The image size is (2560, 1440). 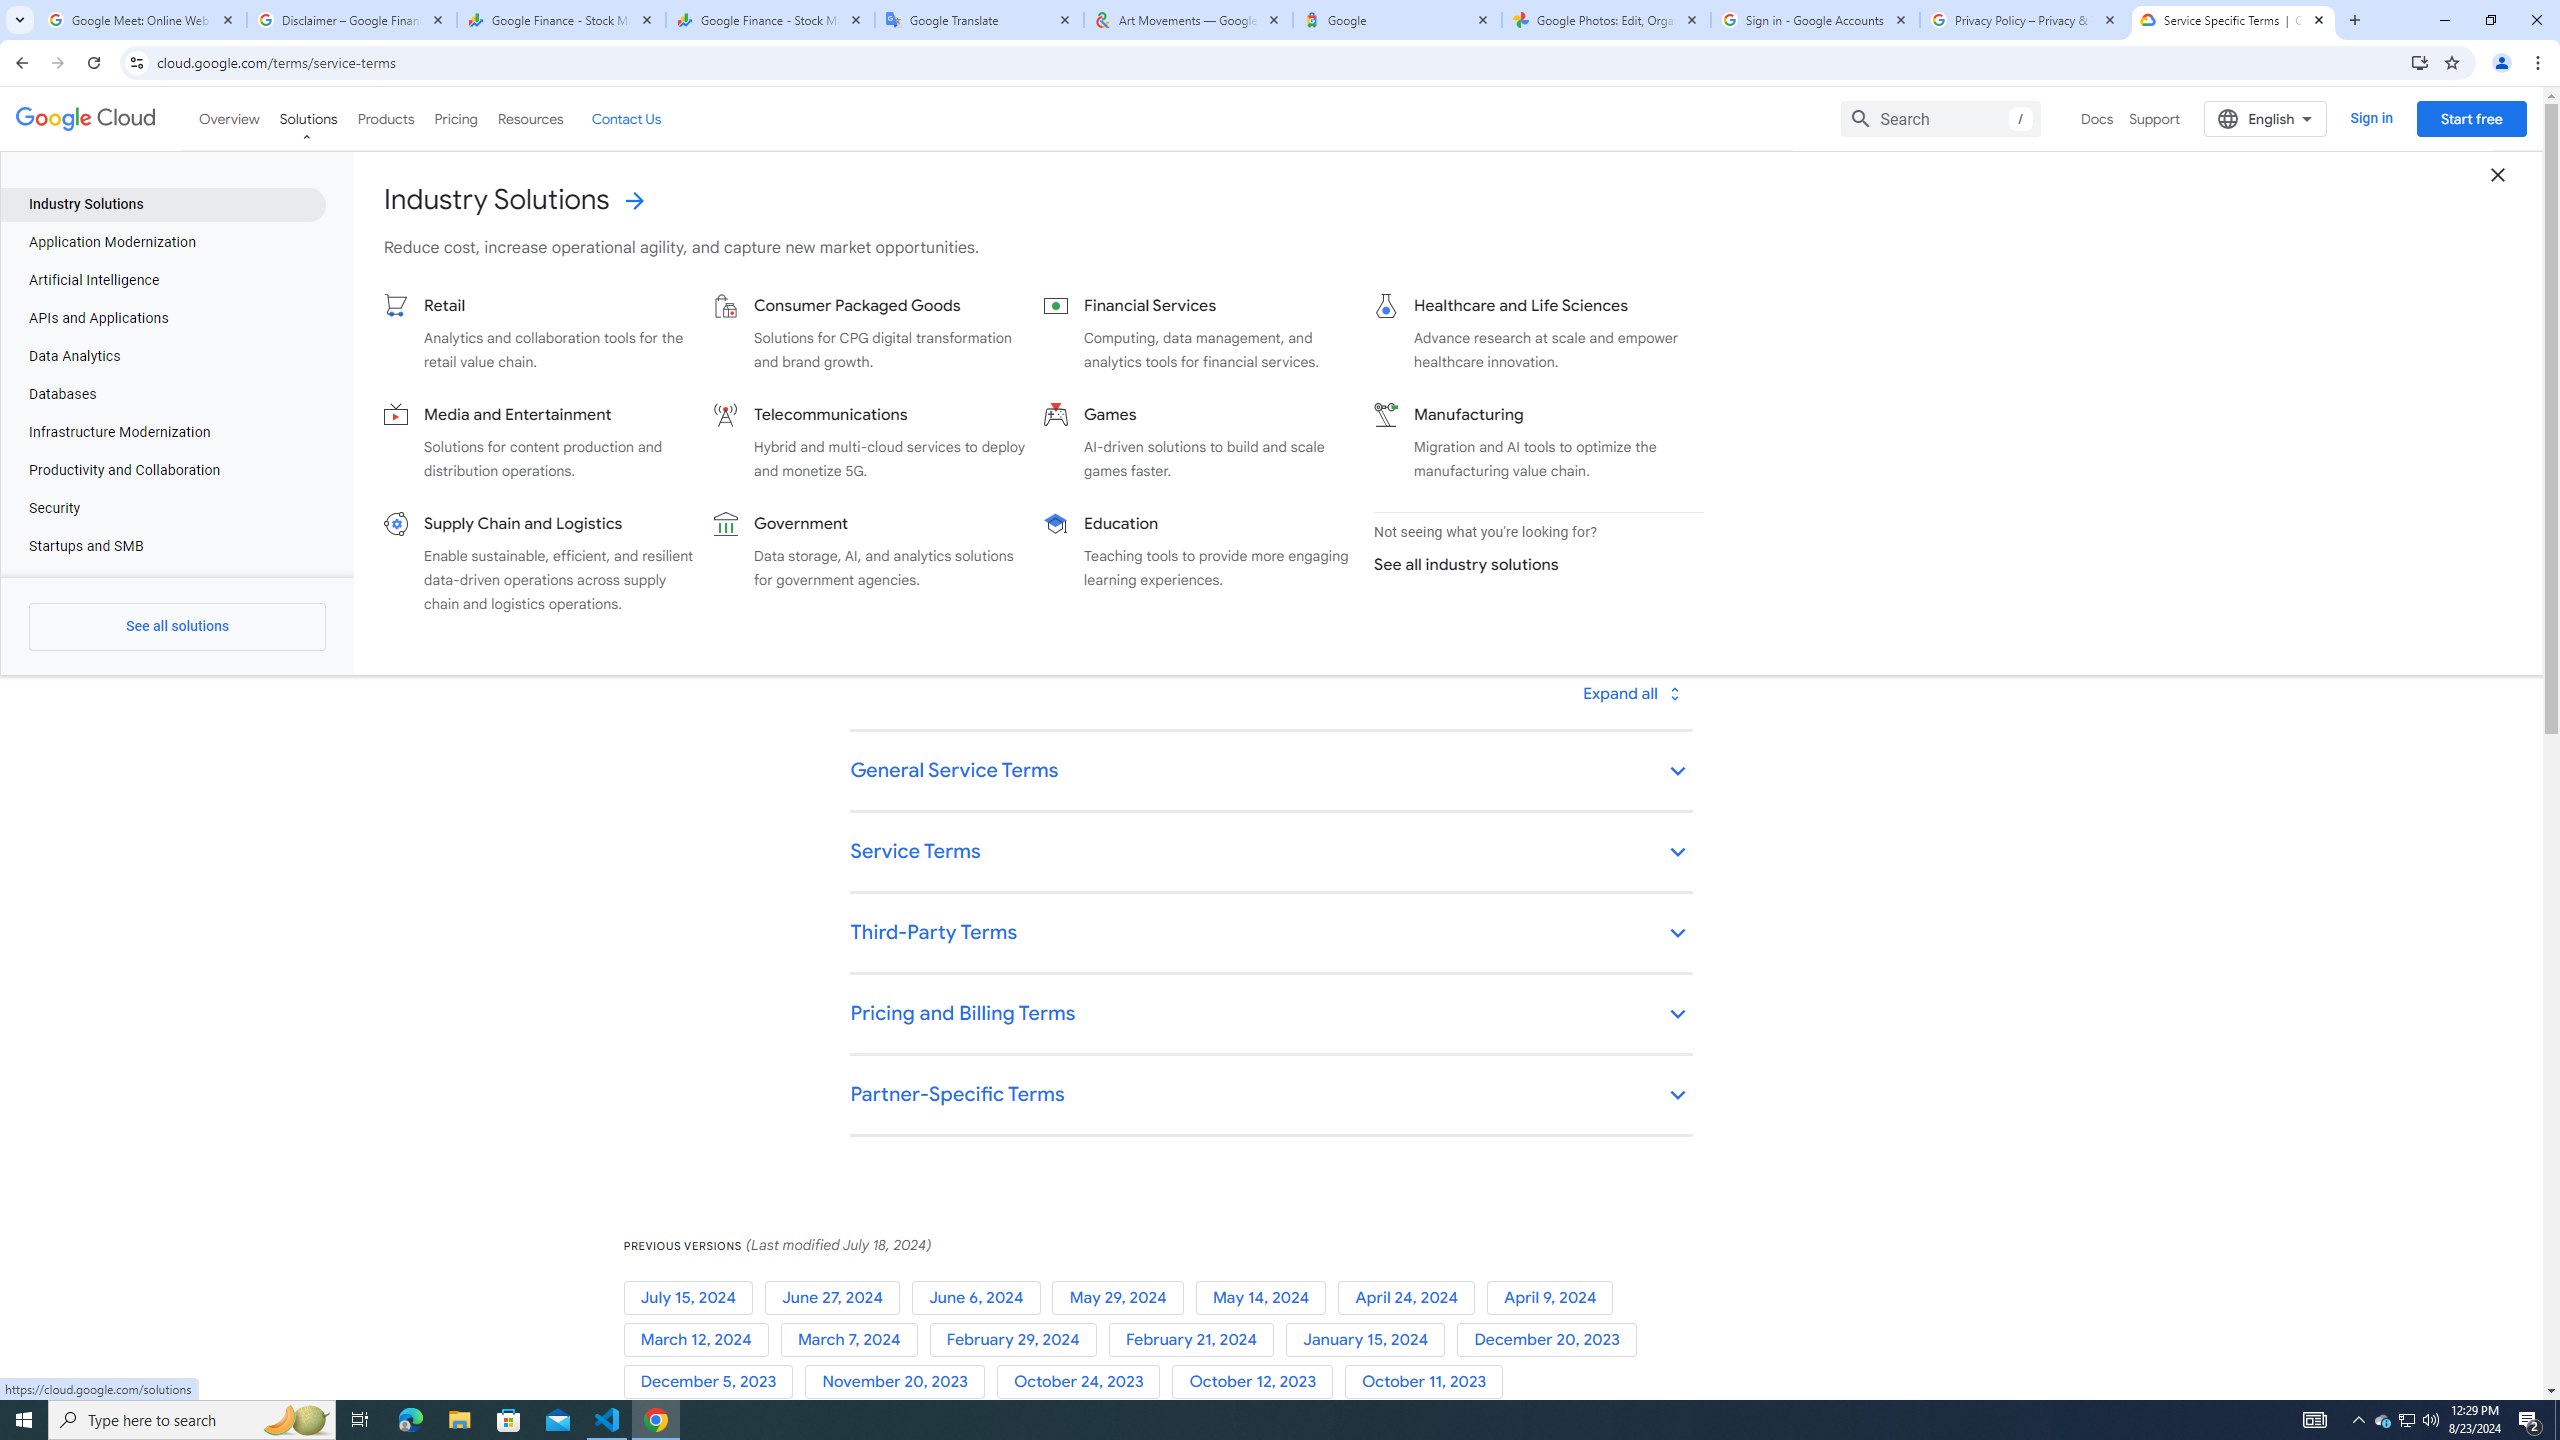 What do you see at coordinates (624, 118) in the screenshot?
I see `'Contact Us'` at bounding box center [624, 118].